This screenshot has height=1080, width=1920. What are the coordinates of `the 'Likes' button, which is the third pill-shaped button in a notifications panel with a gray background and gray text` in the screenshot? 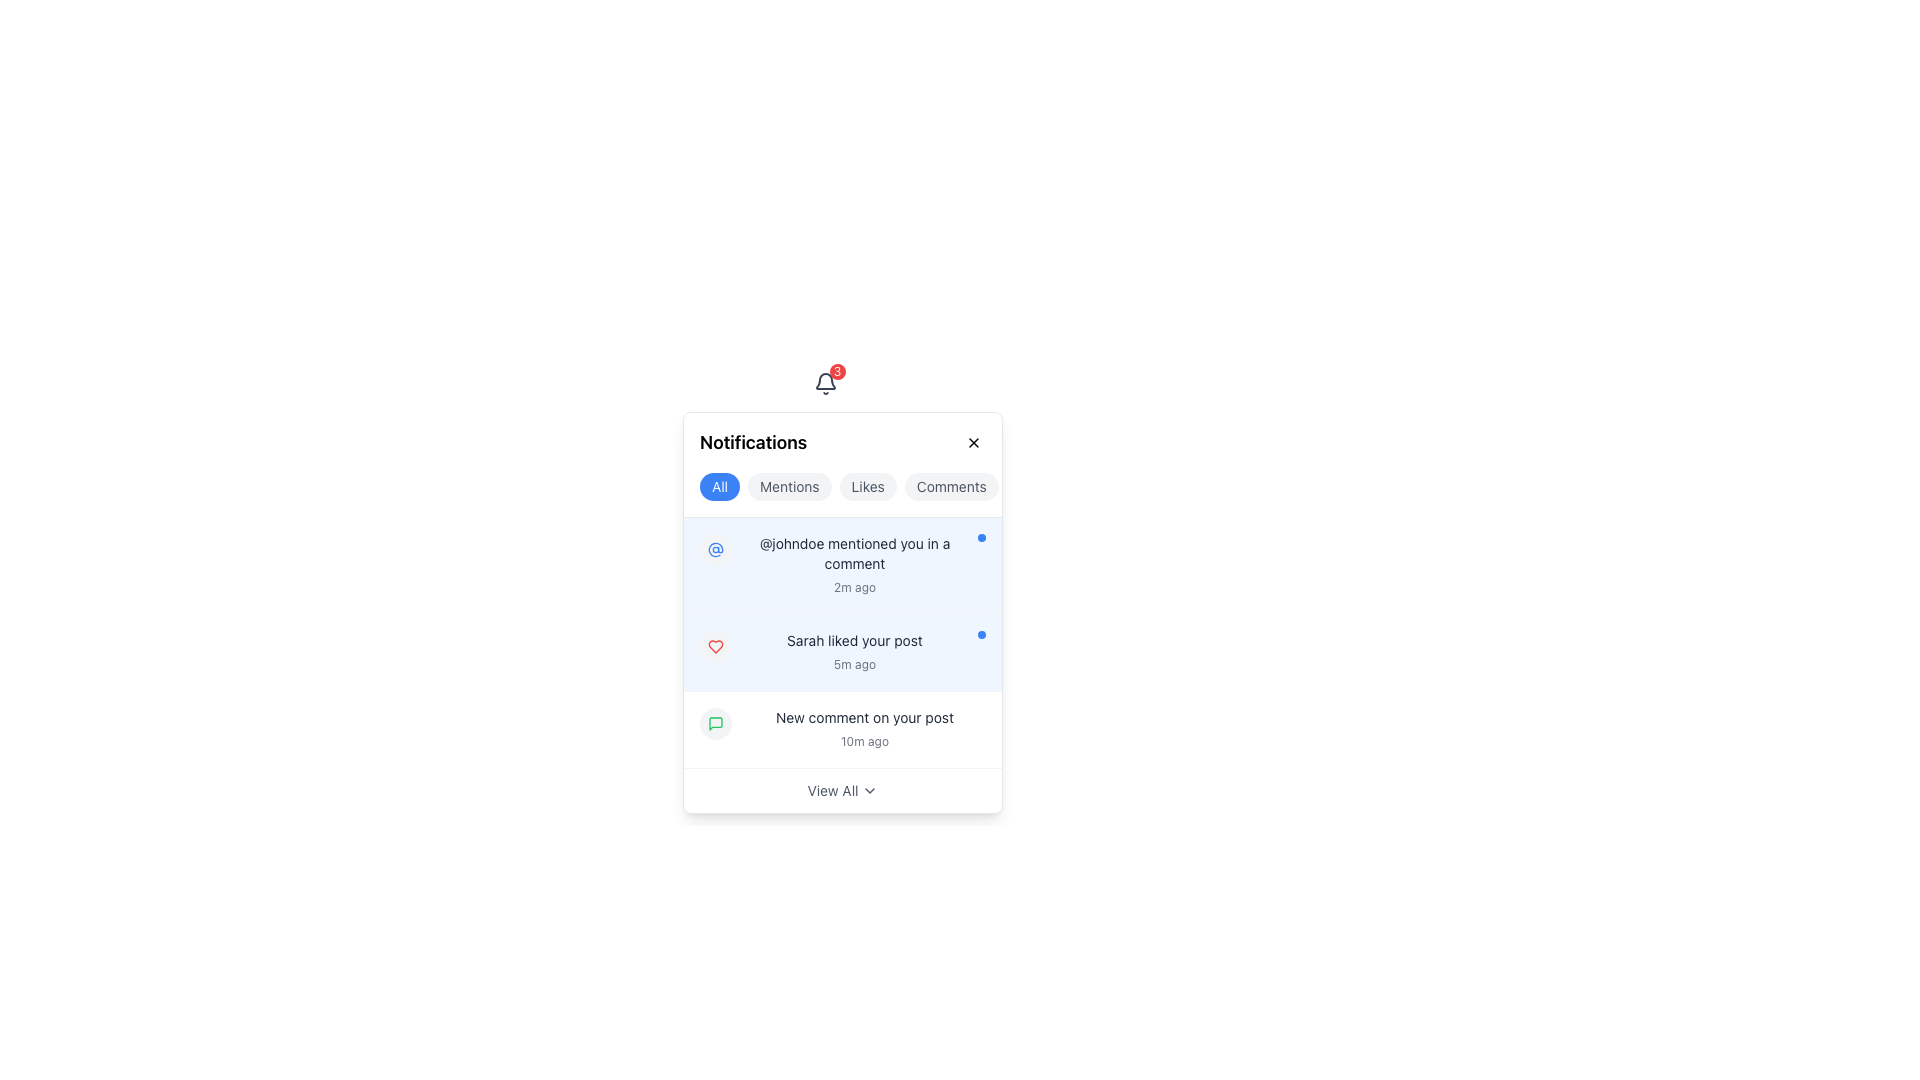 It's located at (868, 486).